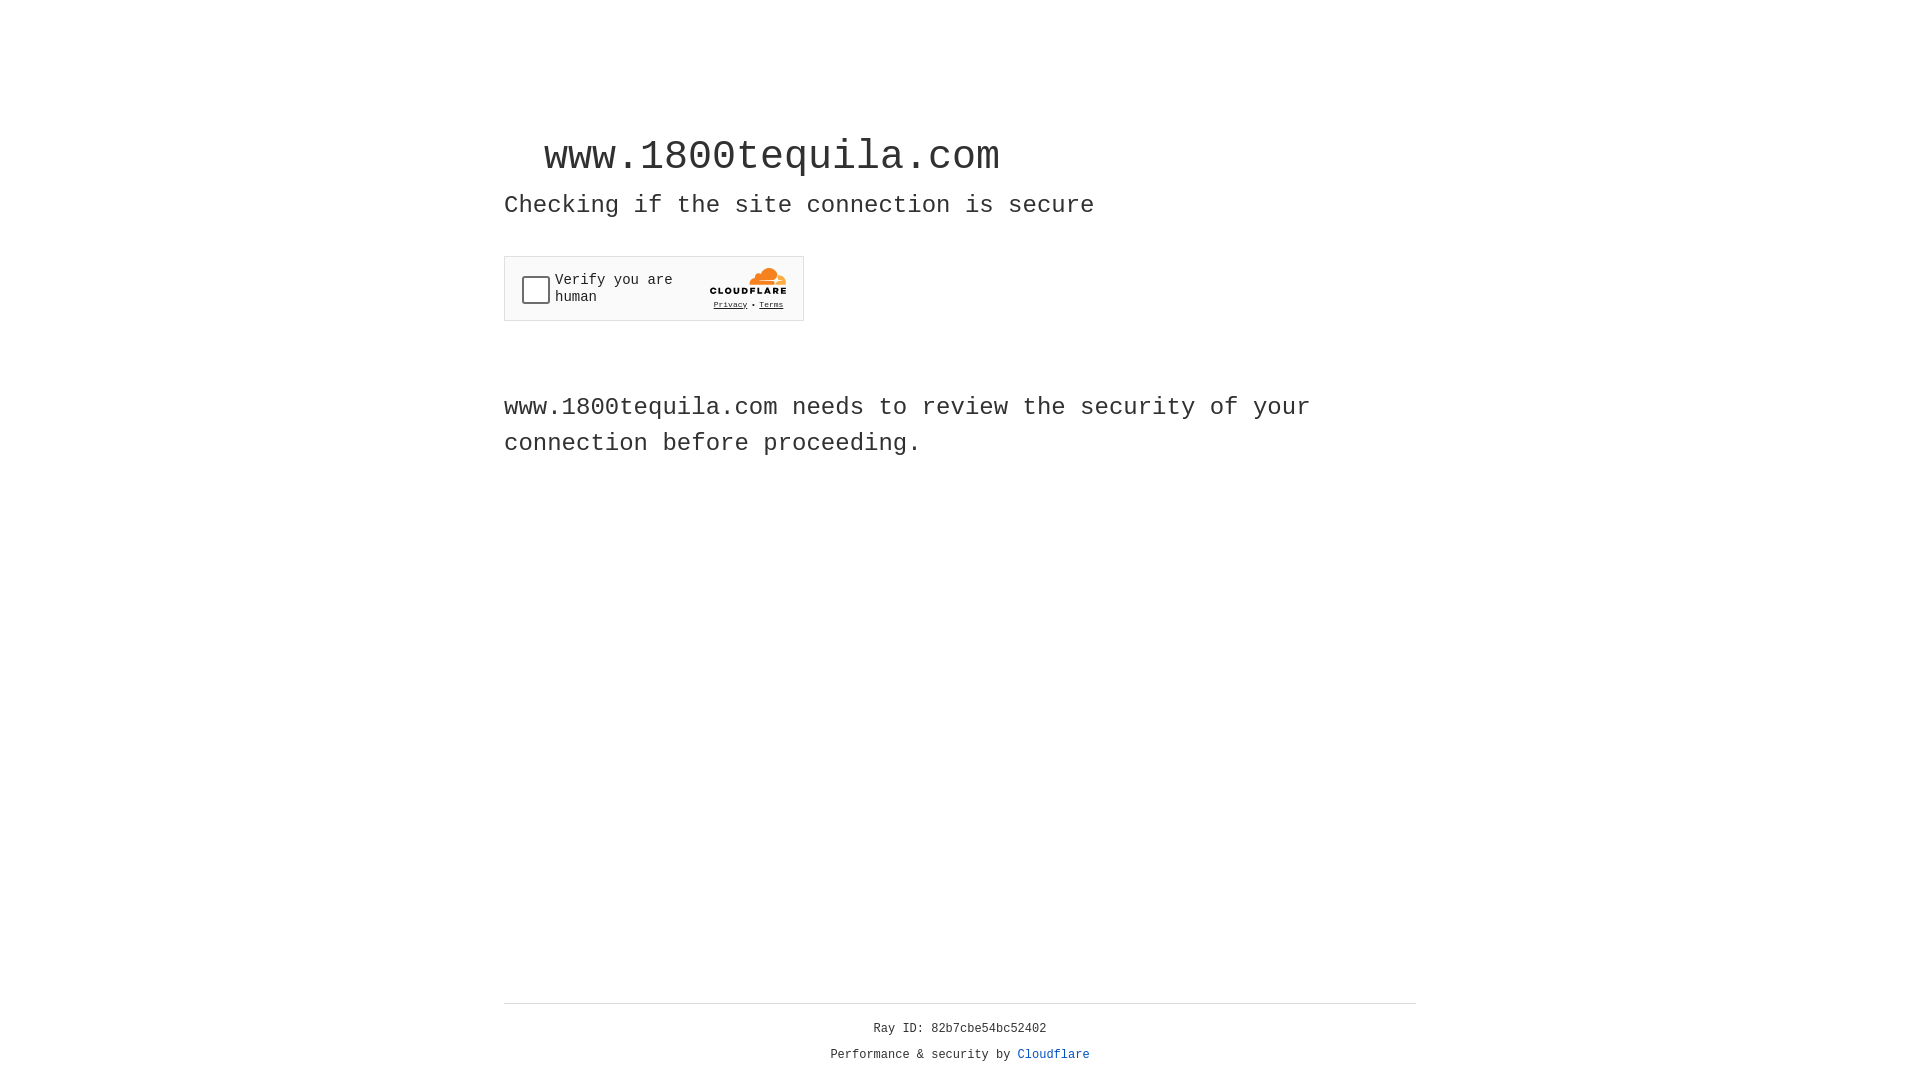 This screenshot has width=1920, height=1080. What do you see at coordinates (653, 288) in the screenshot?
I see `'Widget containing a Cloudflare security challenge'` at bounding box center [653, 288].